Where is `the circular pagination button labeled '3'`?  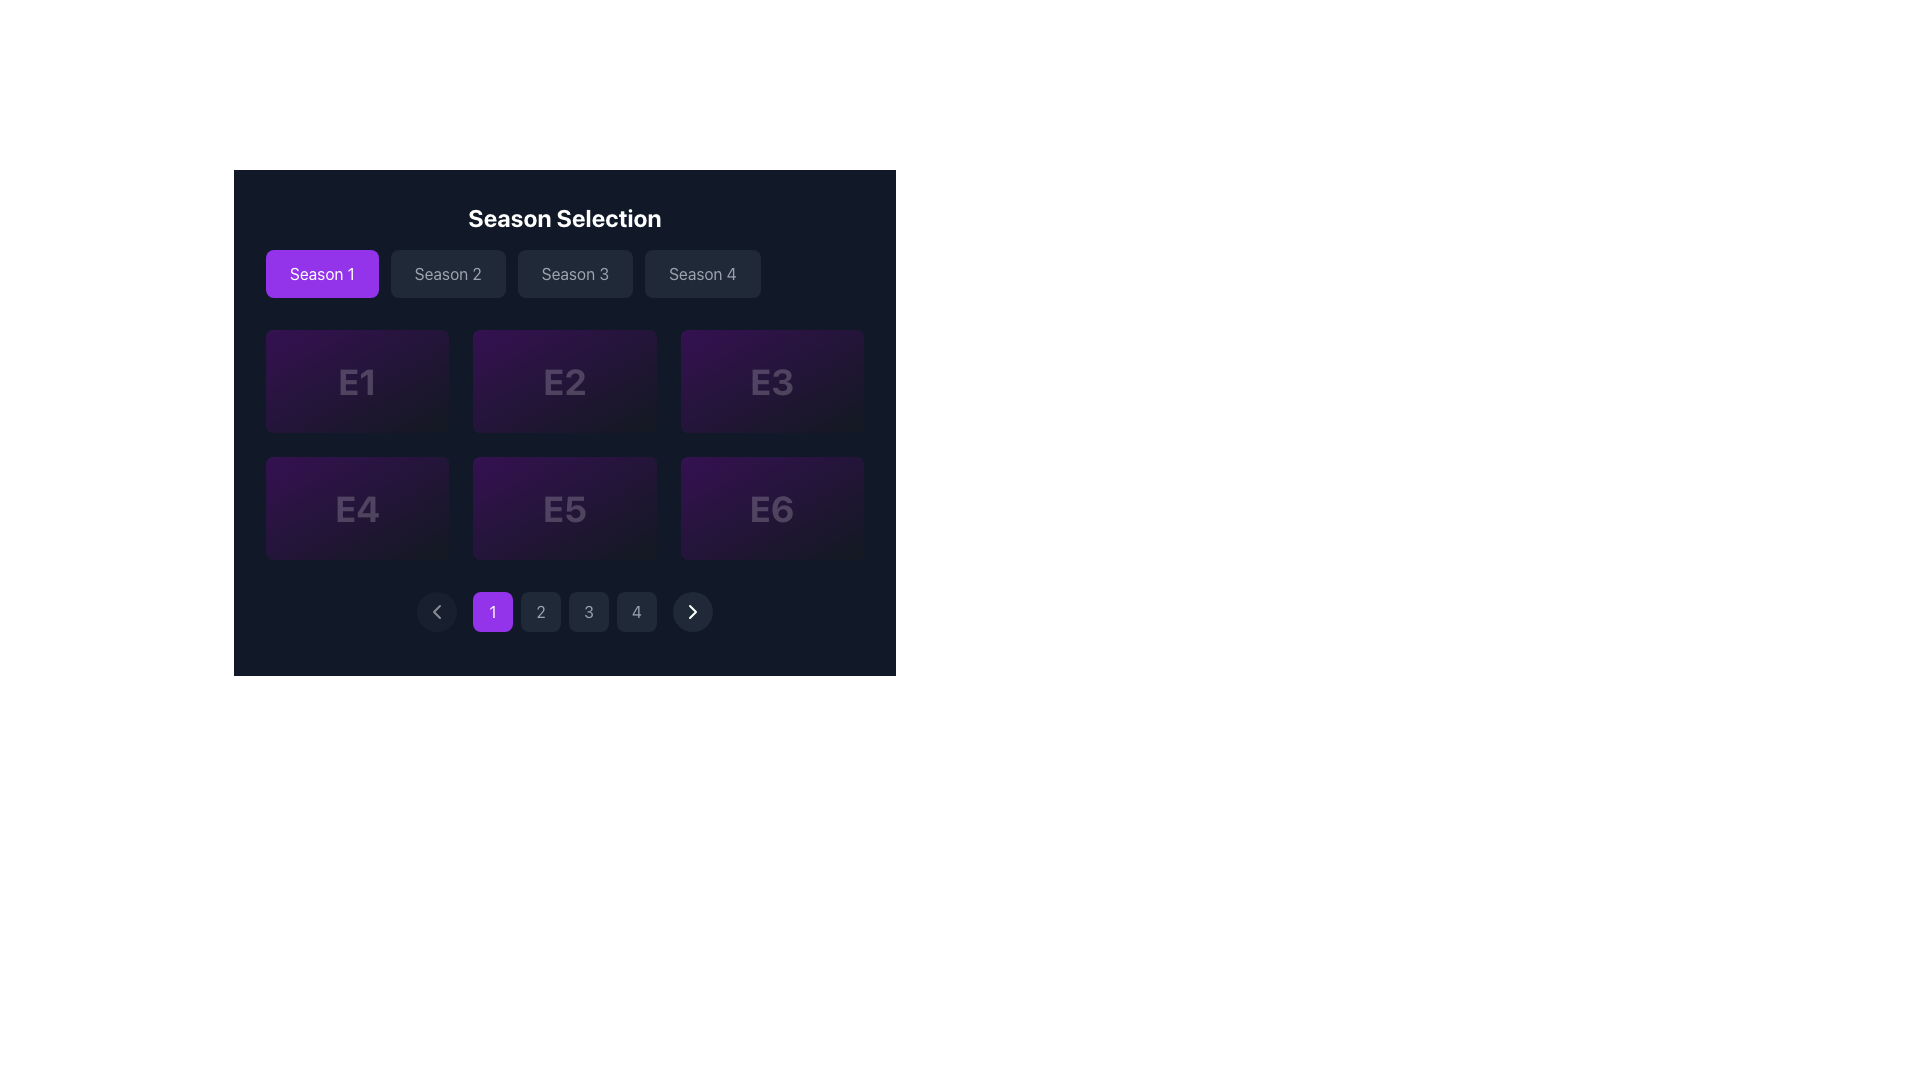
the circular pagination button labeled '3' is located at coordinates (588, 611).